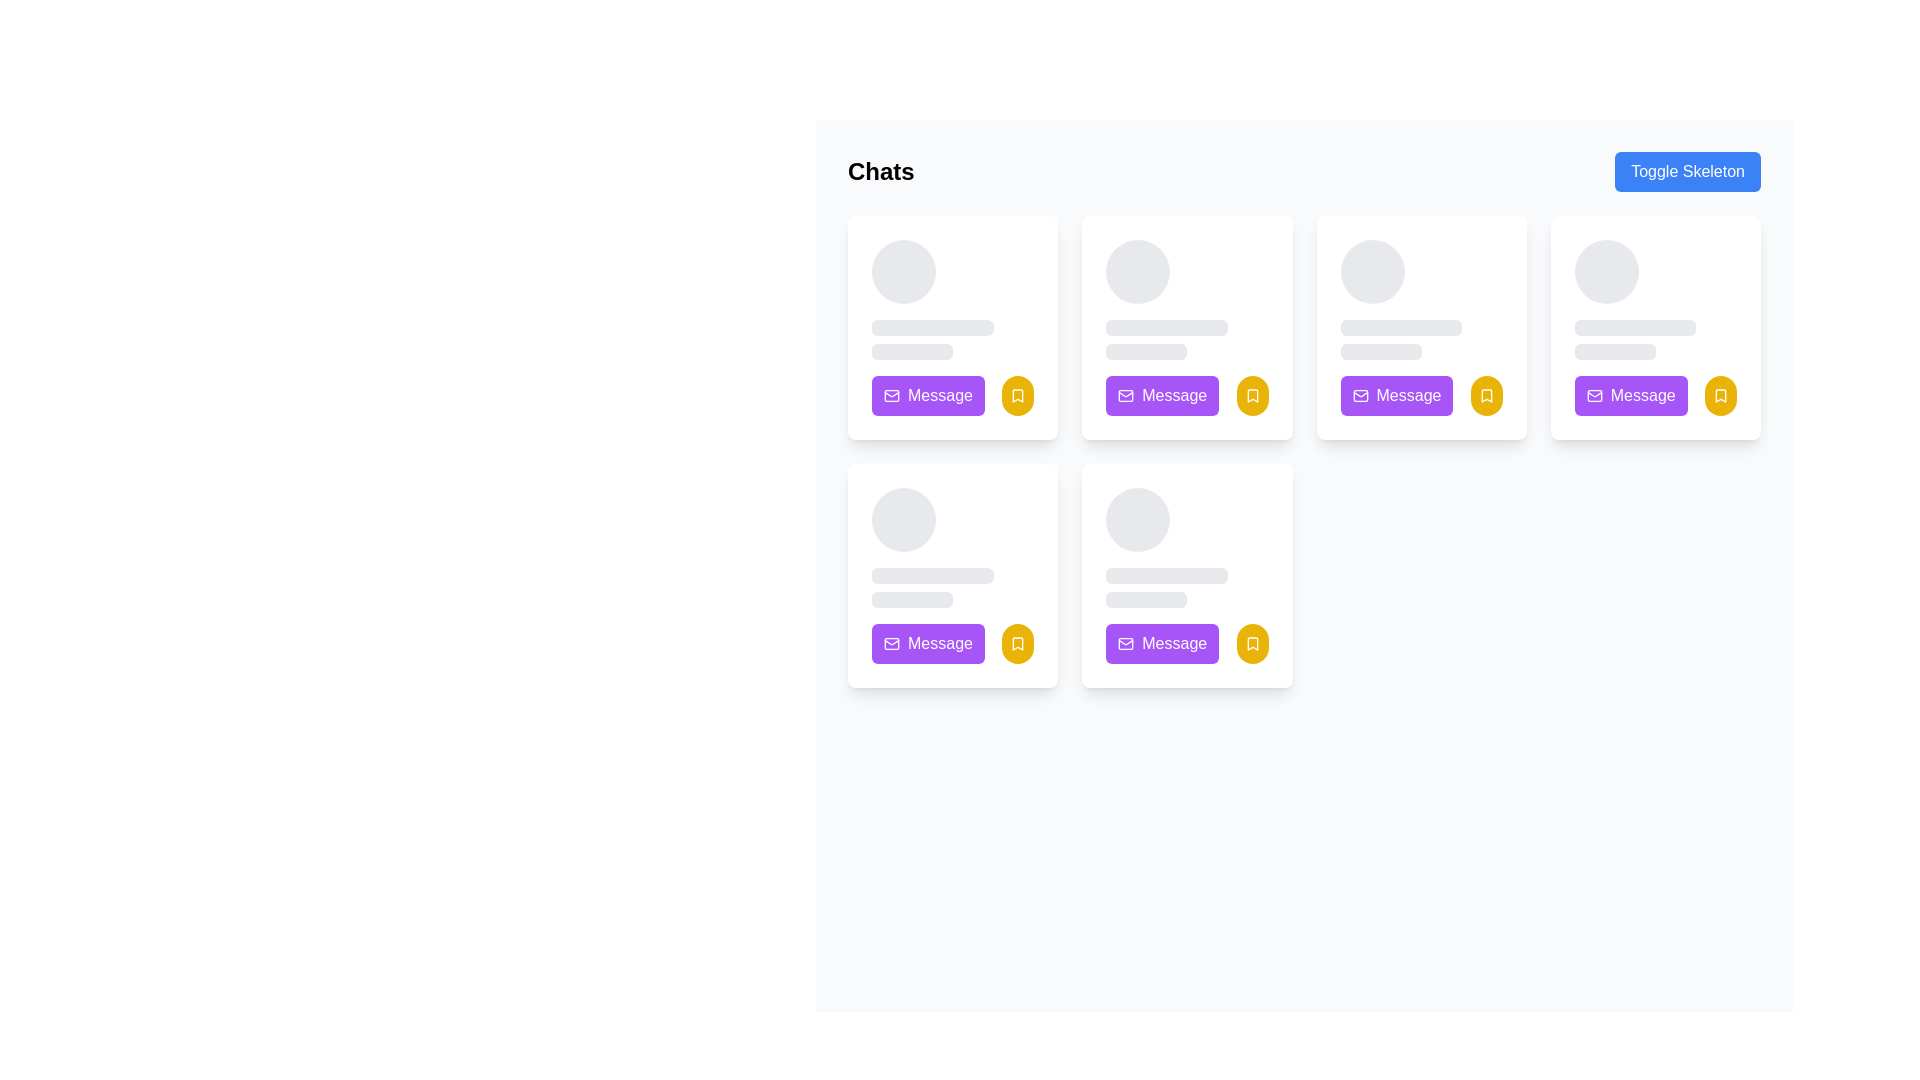  Describe the element at coordinates (1593, 396) in the screenshot. I see `the envelope icon displayed in white on a purple background, which is part of the 'Message' button located in the lower section of a card component in the top-right corner of the grid` at that location.